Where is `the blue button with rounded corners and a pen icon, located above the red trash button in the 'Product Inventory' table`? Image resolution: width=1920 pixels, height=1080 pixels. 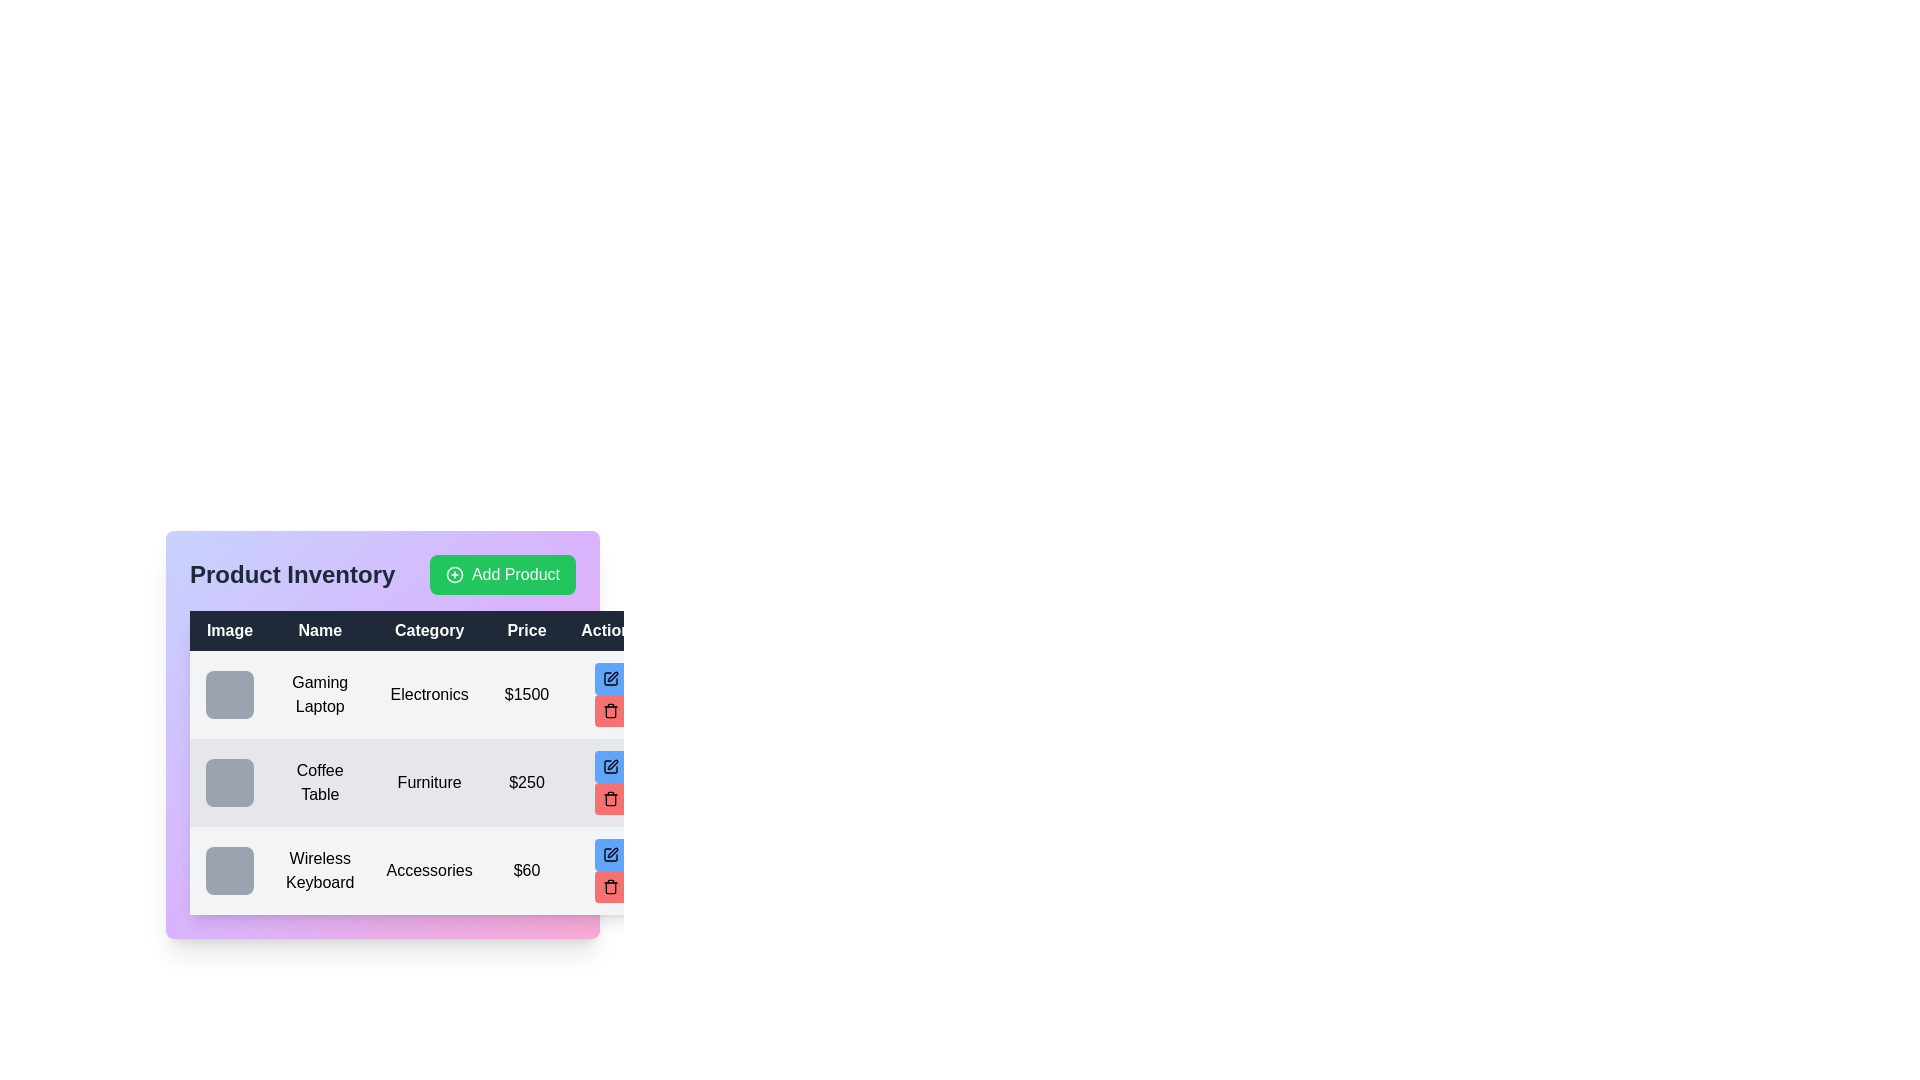 the blue button with rounded corners and a pen icon, located above the red trash button in the 'Product Inventory' table is located at coordinates (609, 855).